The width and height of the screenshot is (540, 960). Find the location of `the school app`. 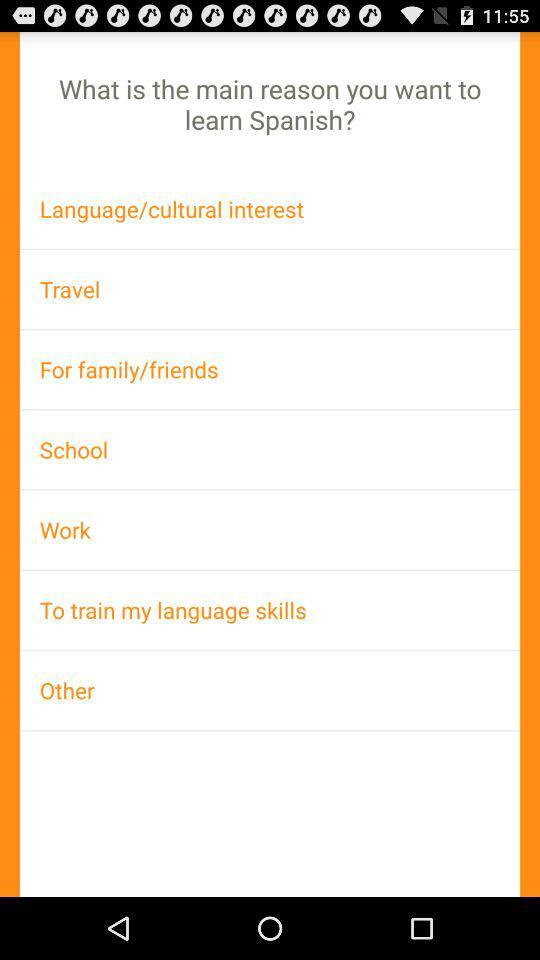

the school app is located at coordinates (270, 449).